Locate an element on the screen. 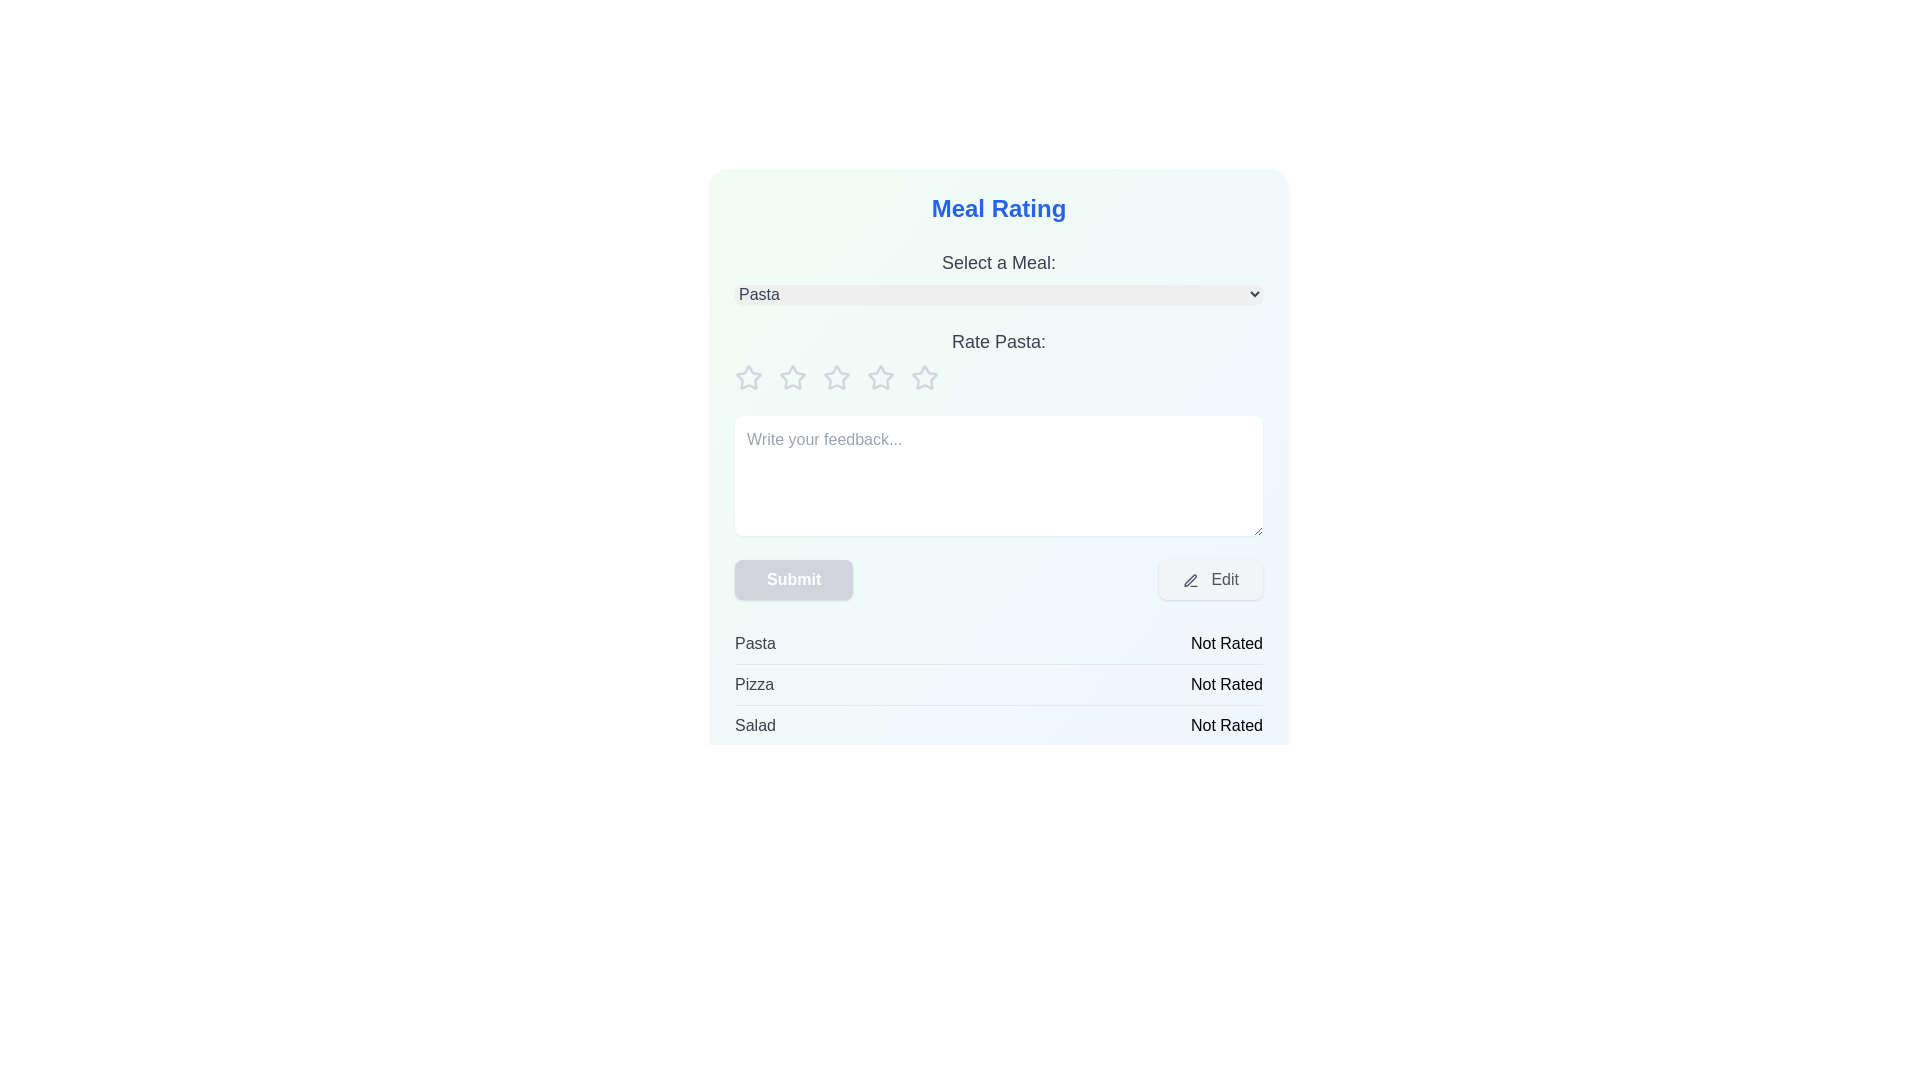  the leftmost star icon in the rating system is located at coordinates (747, 377).